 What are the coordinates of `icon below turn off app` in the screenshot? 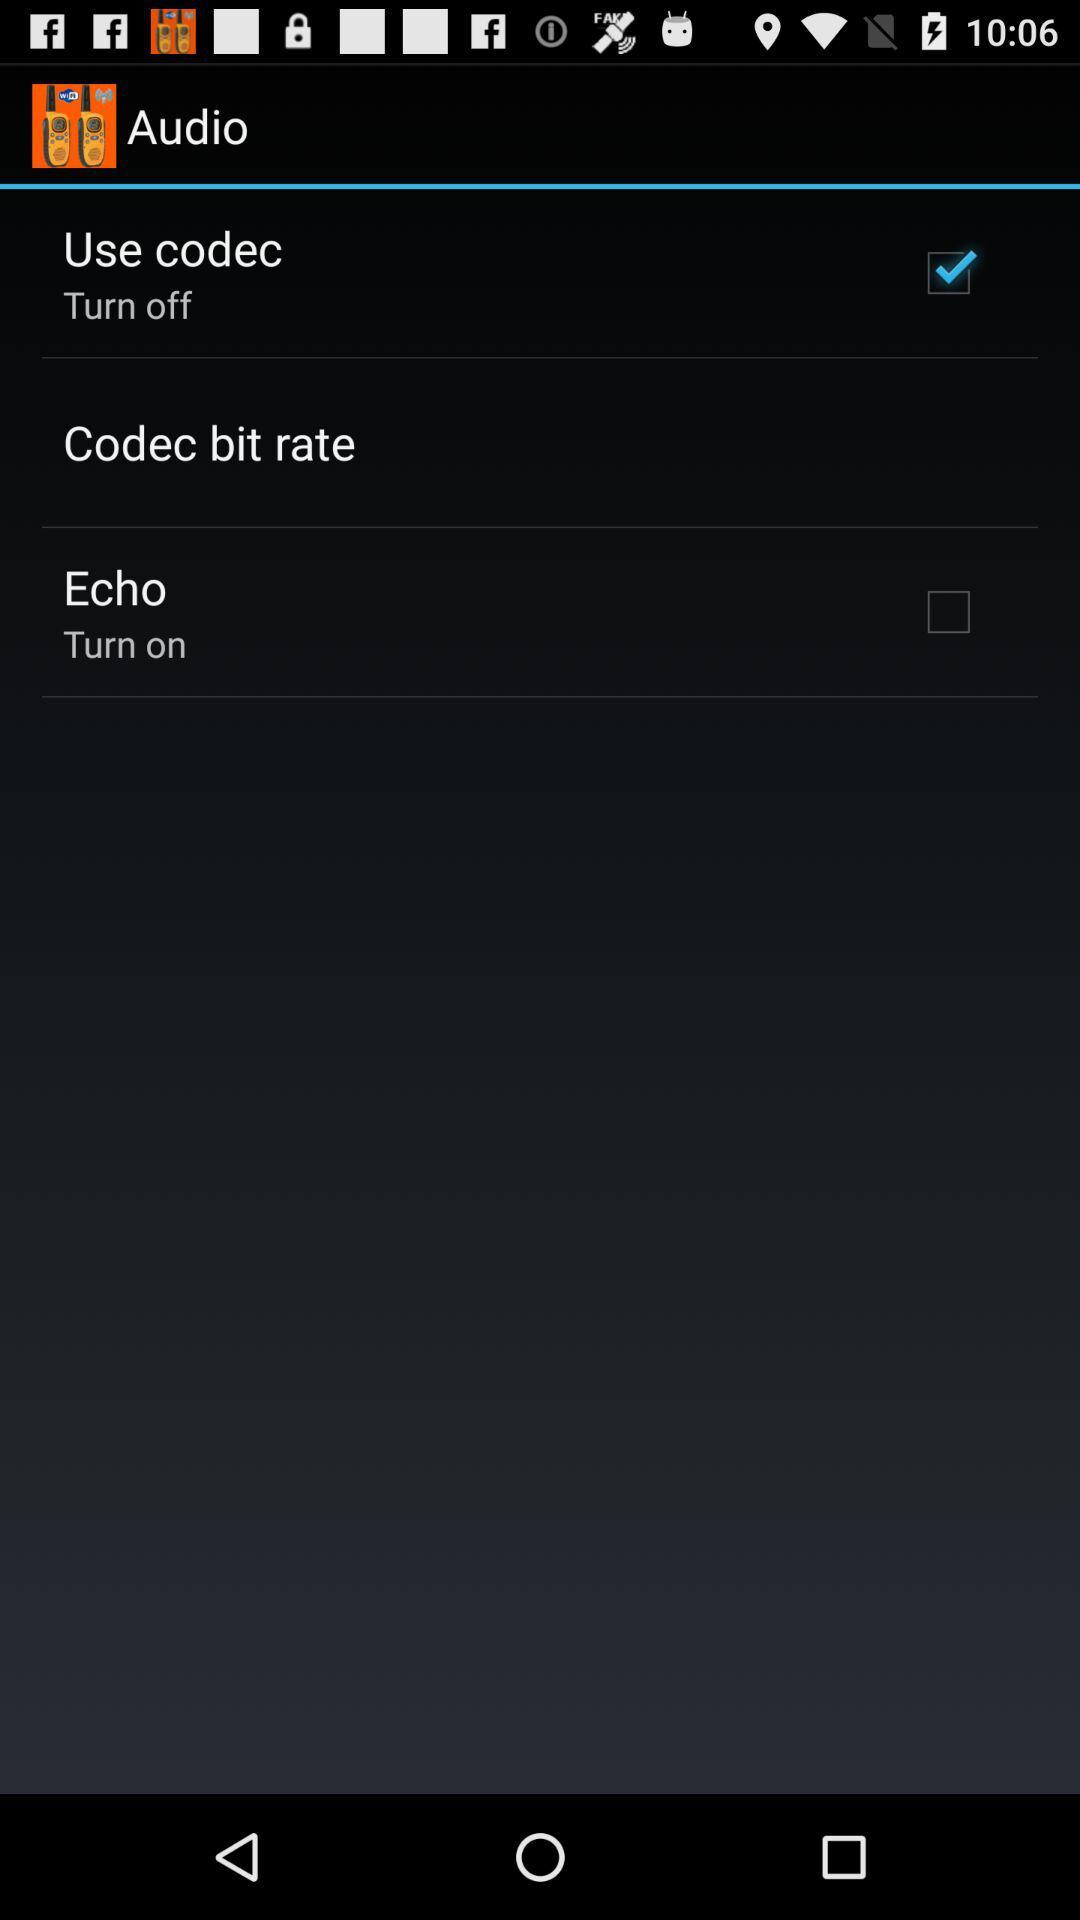 It's located at (209, 441).